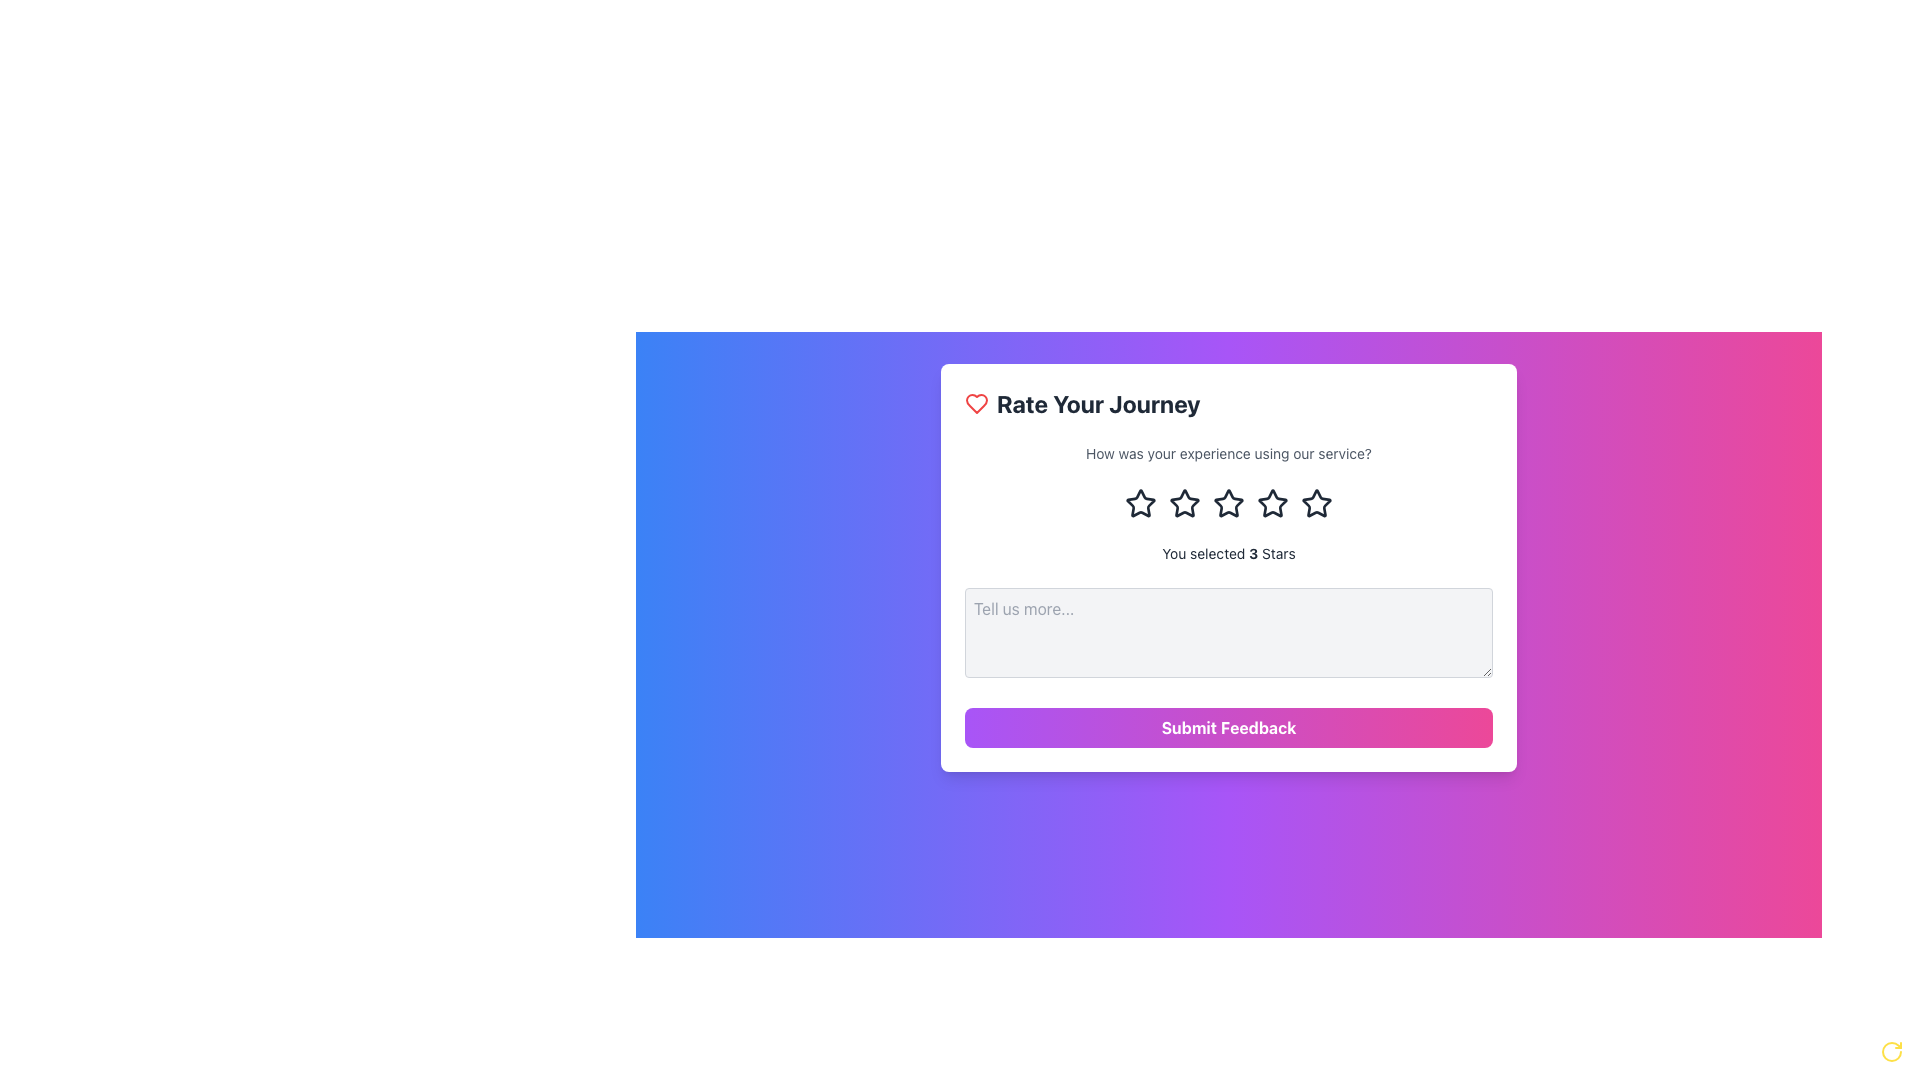  Describe the element at coordinates (1185, 502) in the screenshot. I see `the third star icon in the rating section beneath 'Rate Your Journey'` at that location.